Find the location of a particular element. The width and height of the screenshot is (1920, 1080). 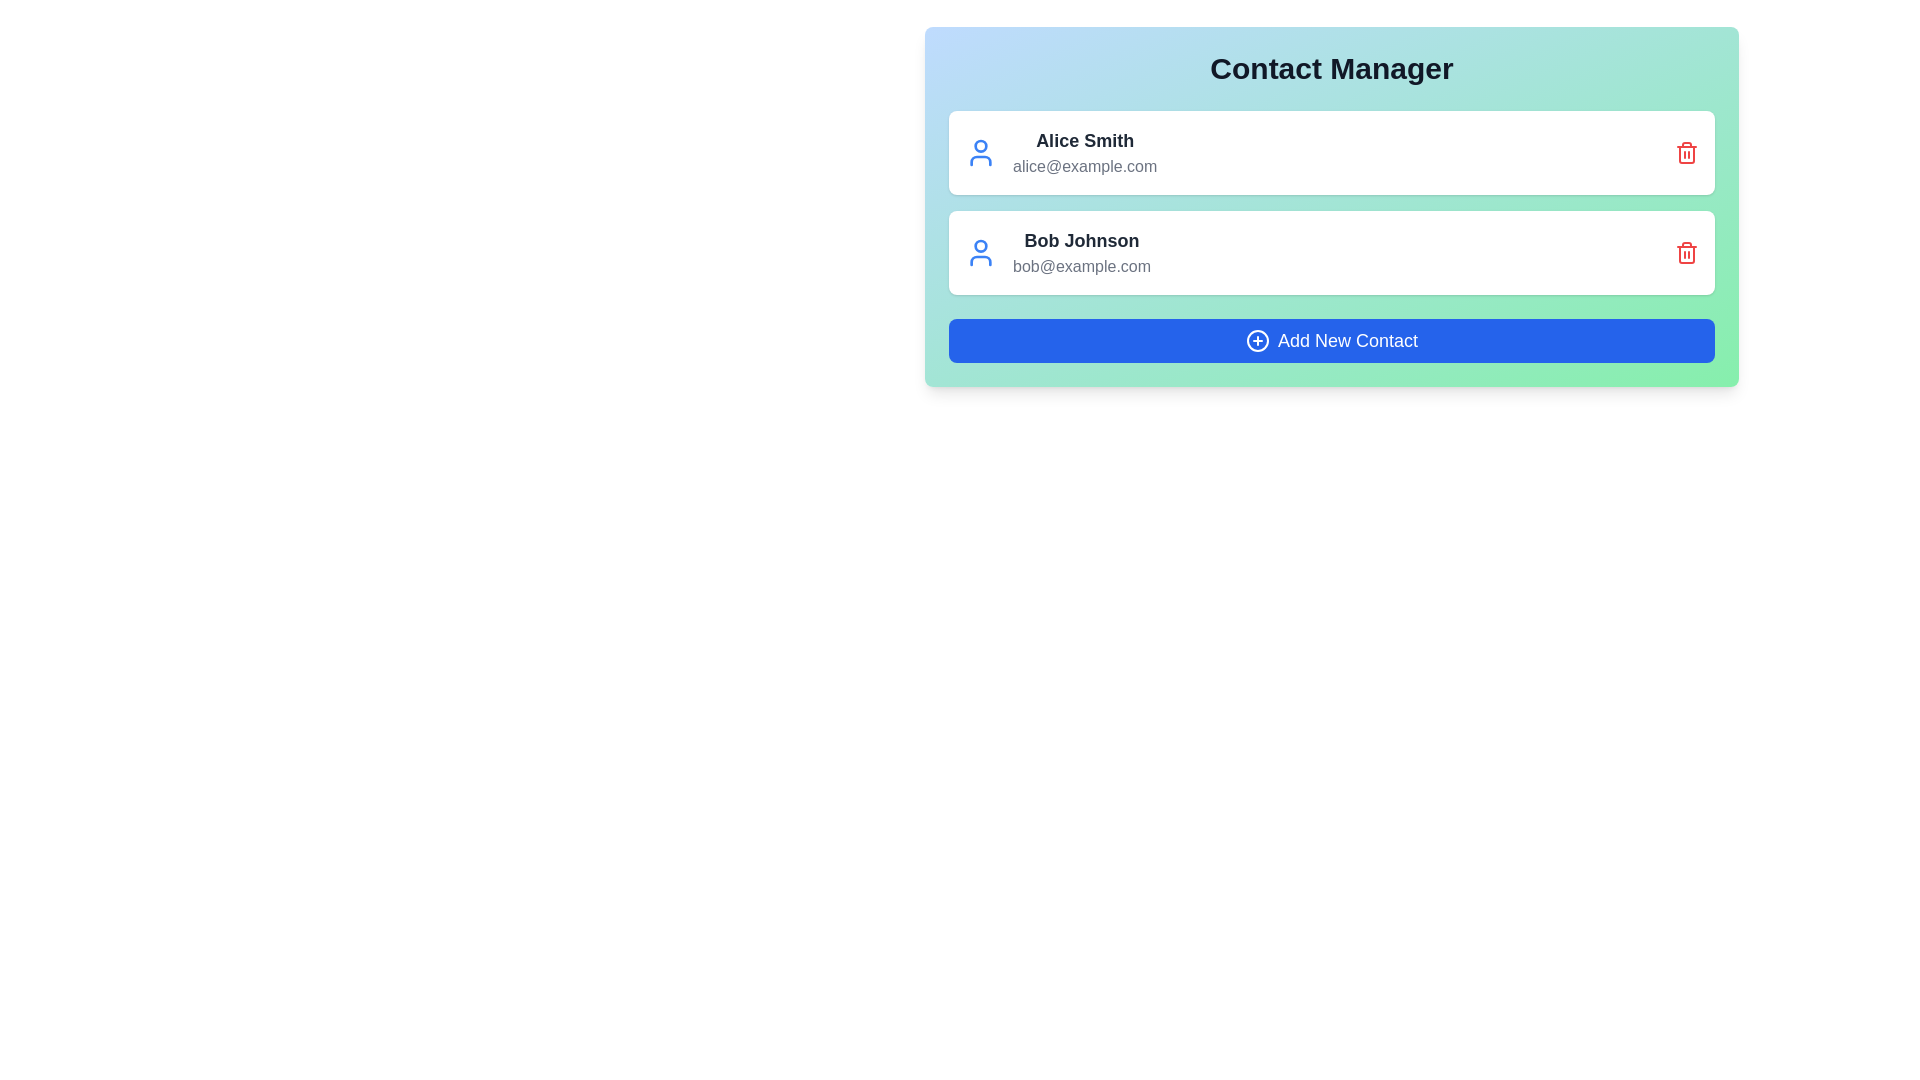

the trash icon corresponding to the contact Bob Johnson is located at coordinates (1685, 252).